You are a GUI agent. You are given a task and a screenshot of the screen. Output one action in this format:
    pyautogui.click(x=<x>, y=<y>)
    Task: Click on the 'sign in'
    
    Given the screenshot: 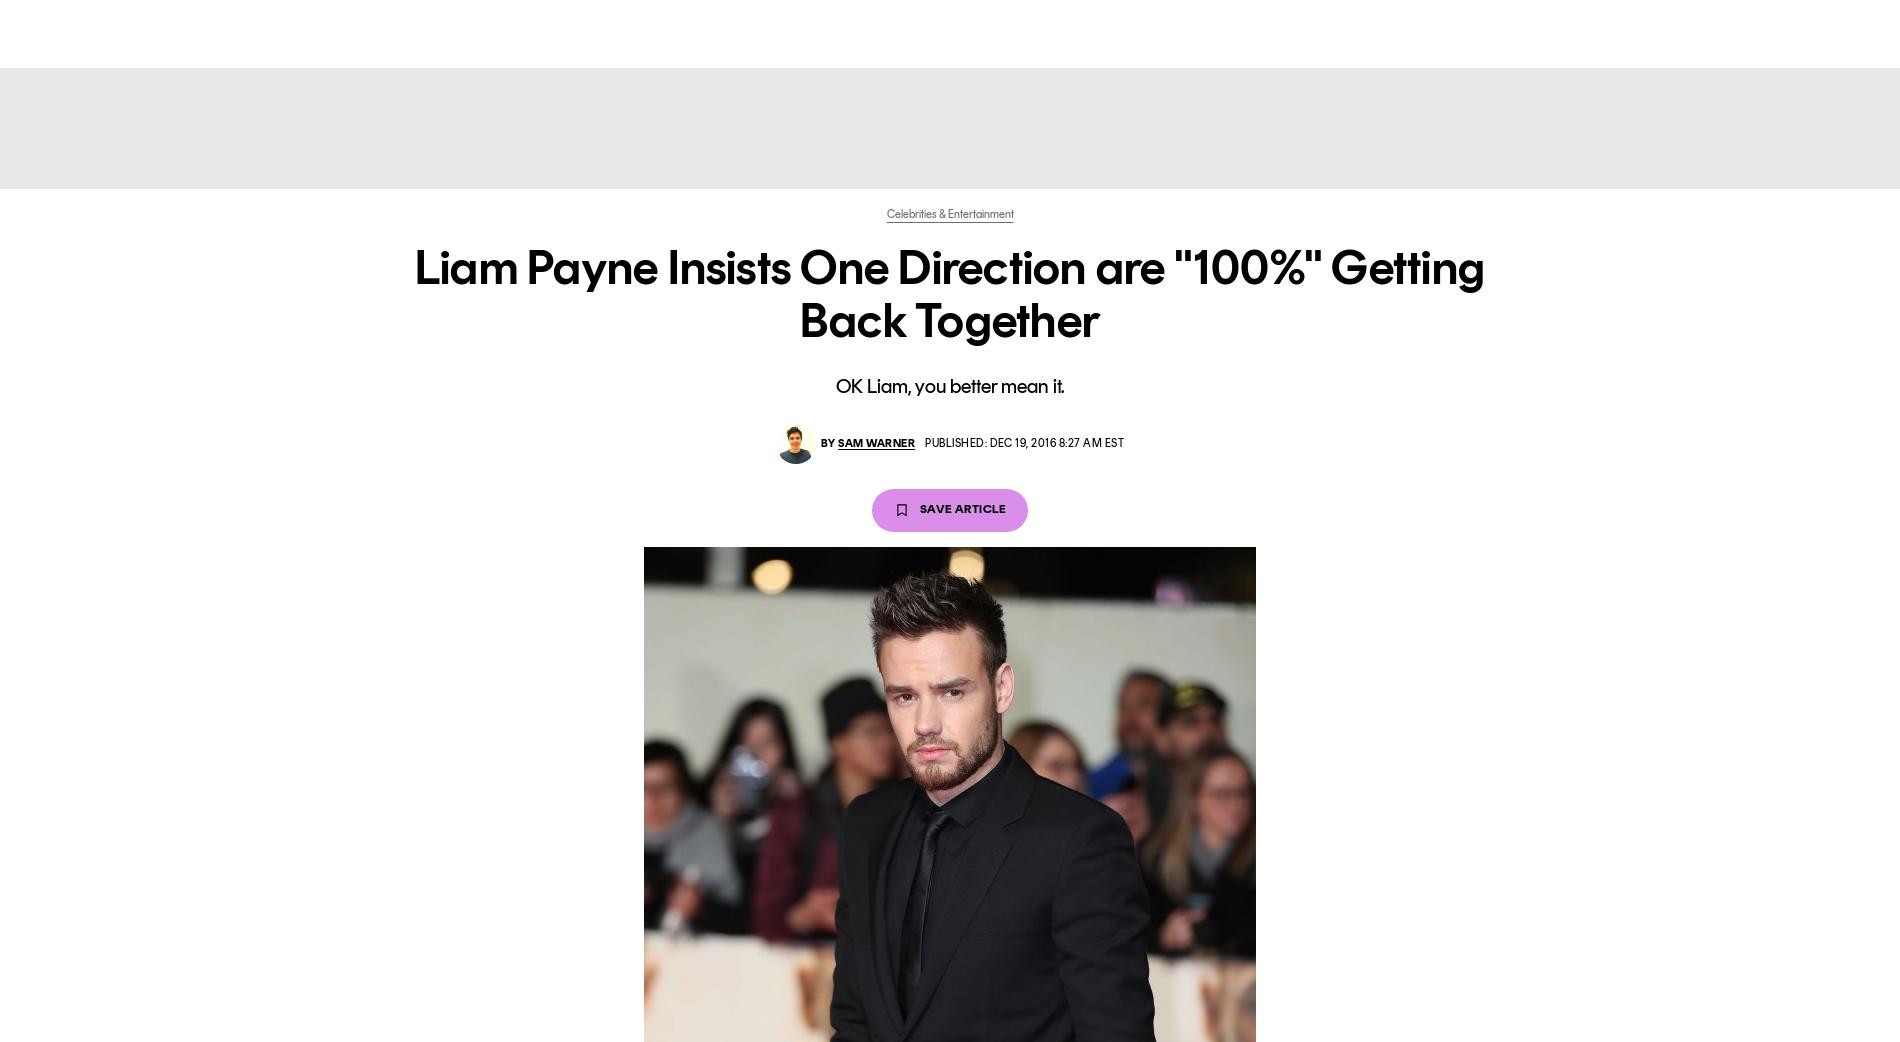 What is the action you would take?
    pyautogui.click(x=1527, y=32)
    